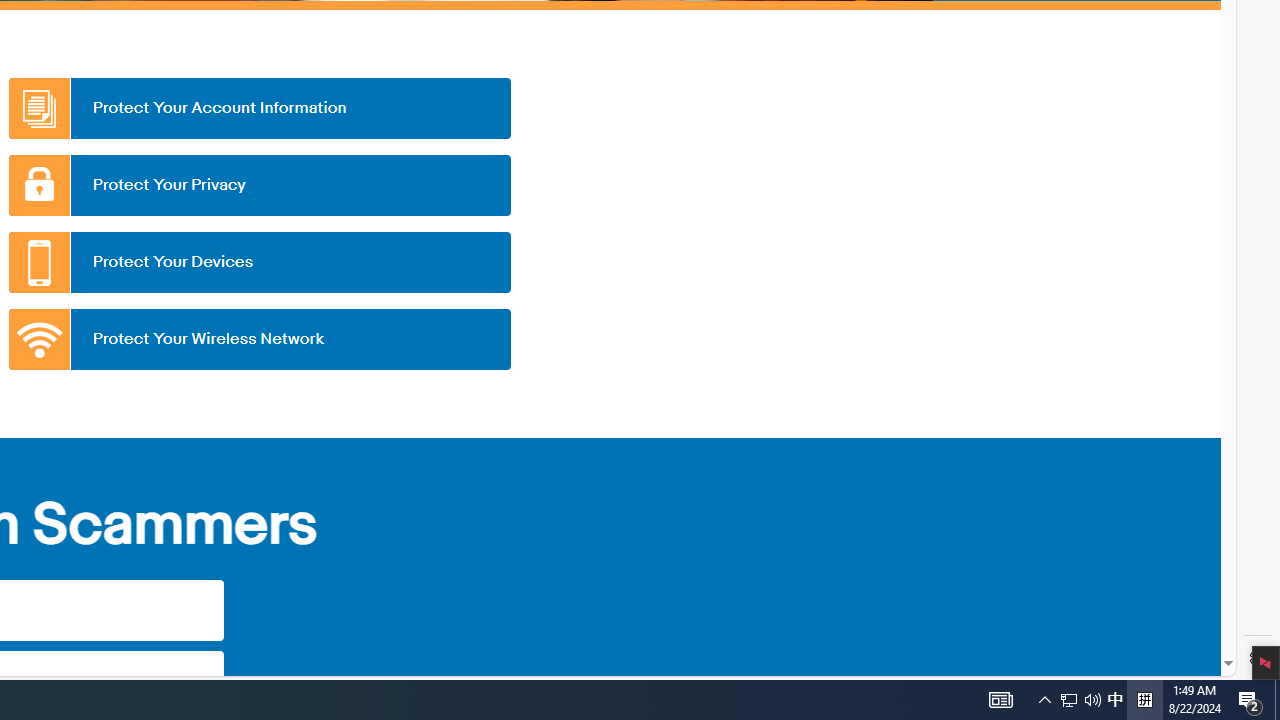 The width and height of the screenshot is (1280, 720). What do you see at coordinates (258, 338) in the screenshot?
I see `'Protect Your Wireless Network'` at bounding box center [258, 338].